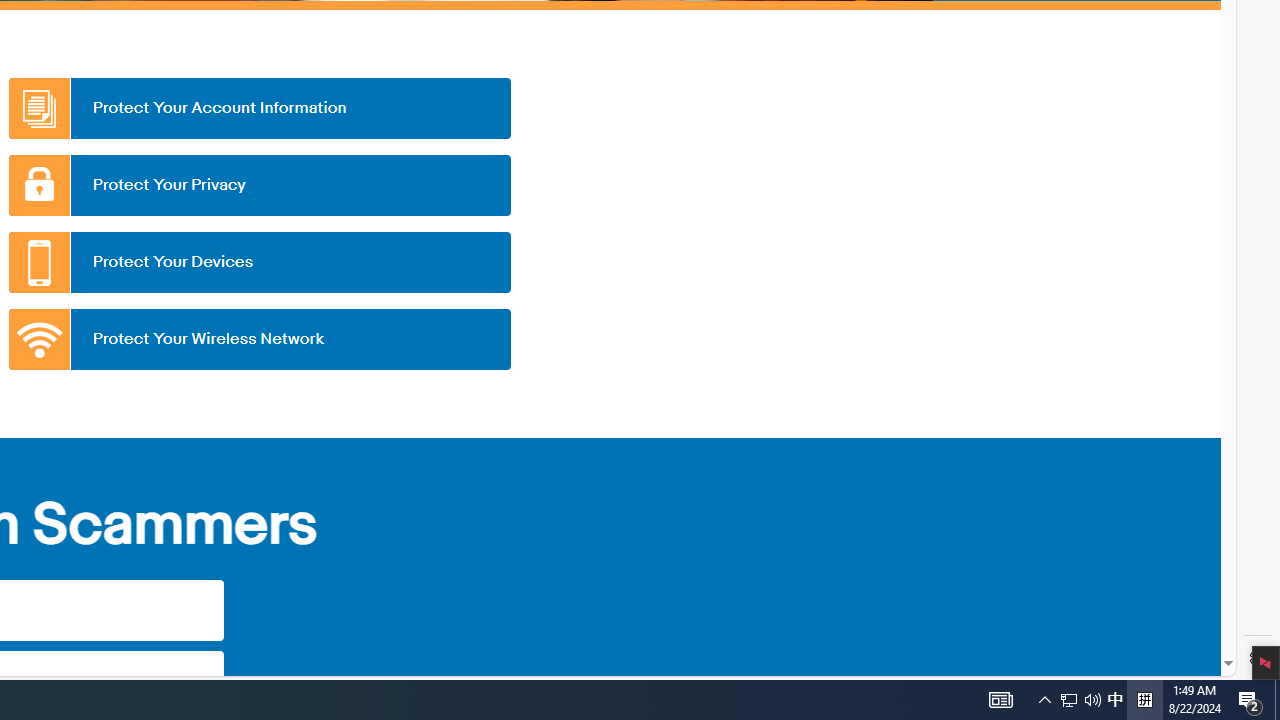 The width and height of the screenshot is (1280, 720). What do you see at coordinates (258, 338) in the screenshot?
I see `'Protect Your Wireless Network'` at bounding box center [258, 338].